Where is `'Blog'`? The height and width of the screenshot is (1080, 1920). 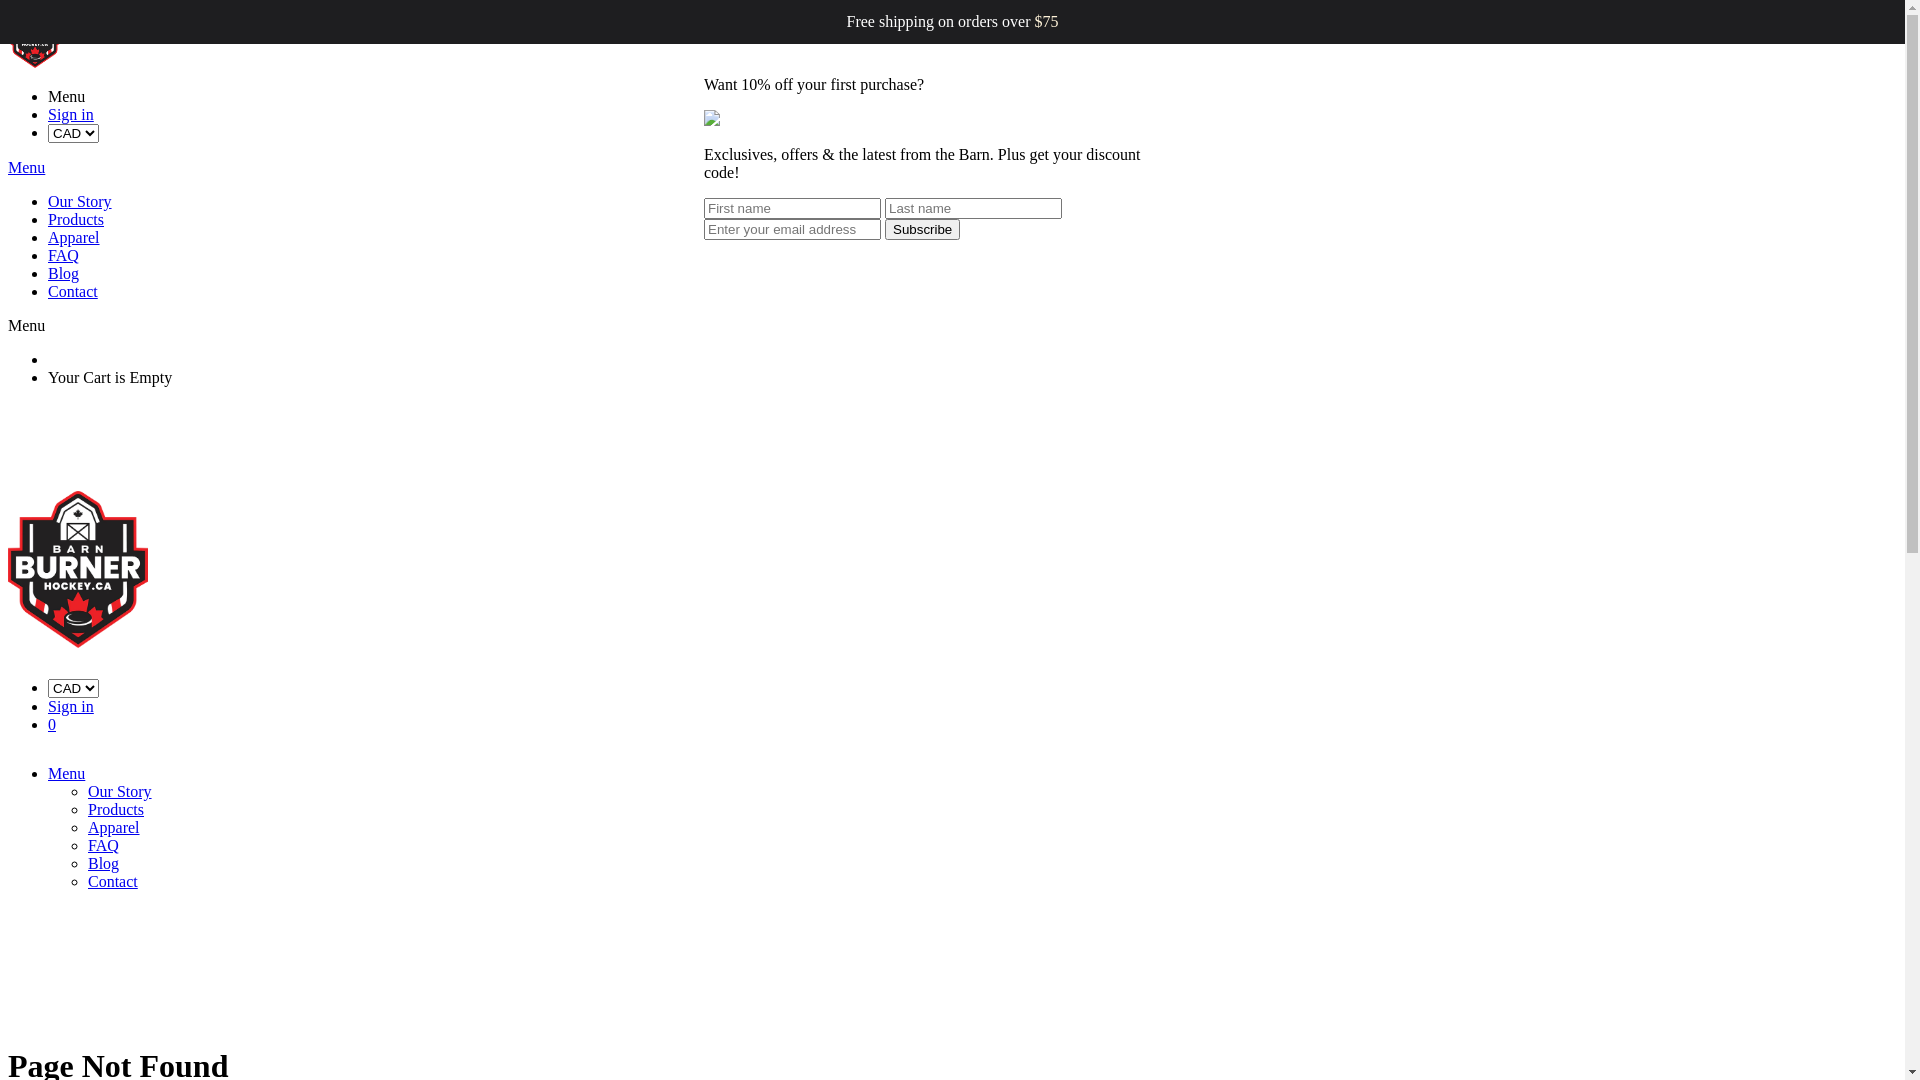
'Blog' is located at coordinates (102, 862).